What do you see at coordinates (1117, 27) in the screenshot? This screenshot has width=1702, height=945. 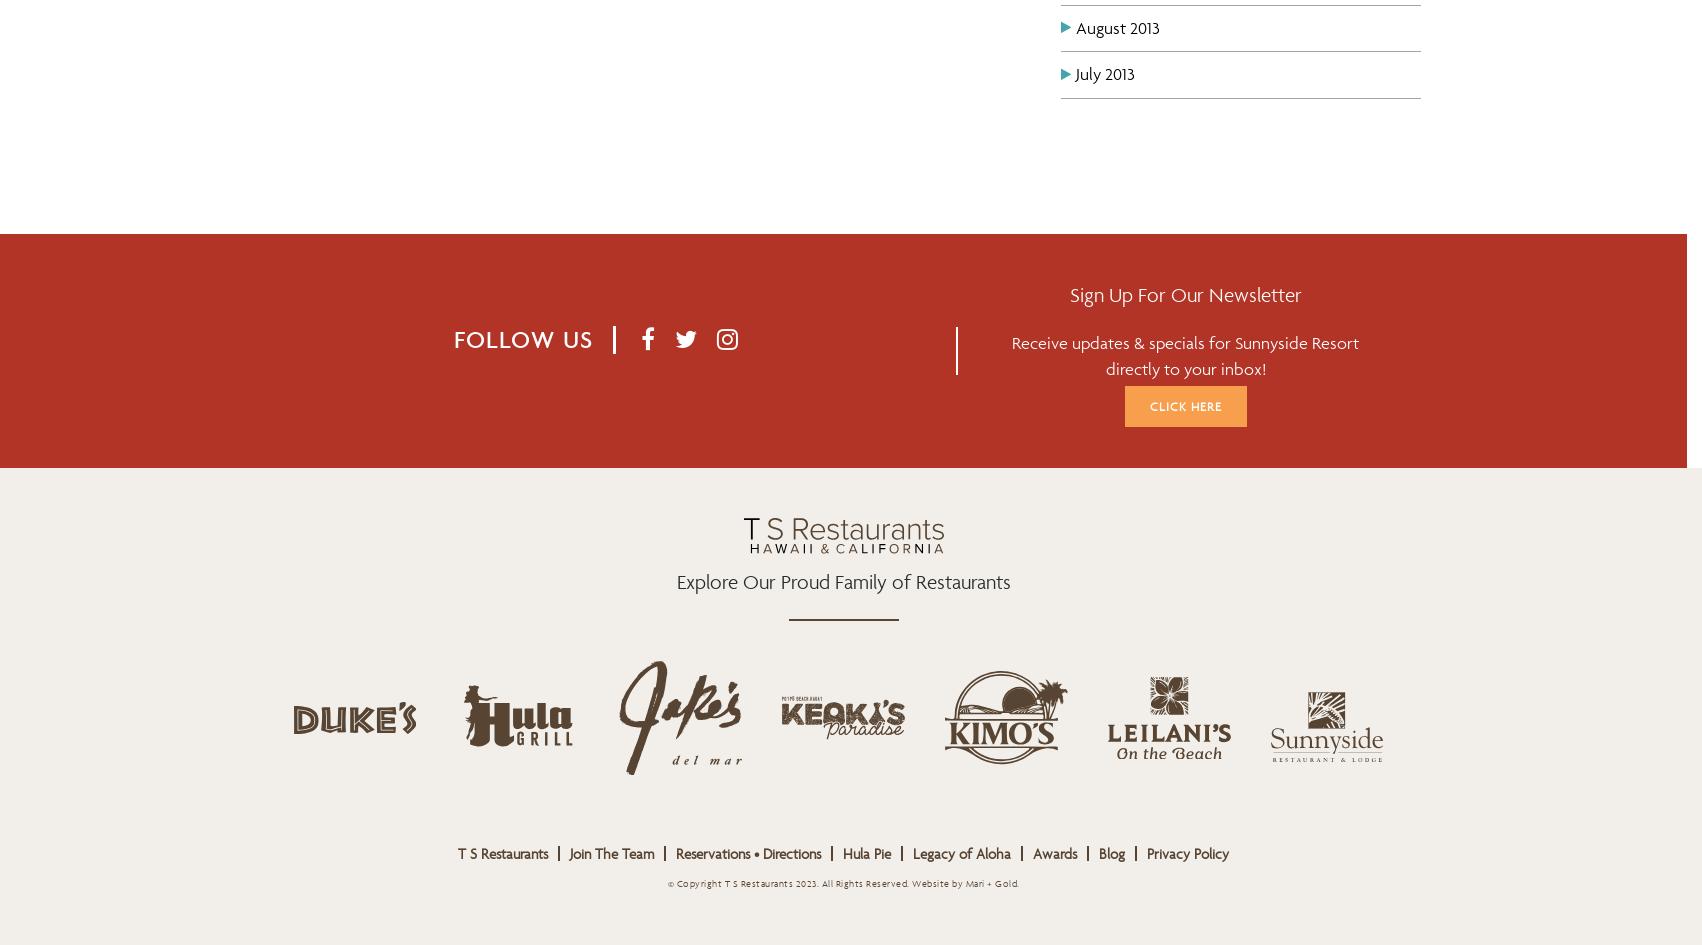 I see `'August 2013'` at bounding box center [1117, 27].